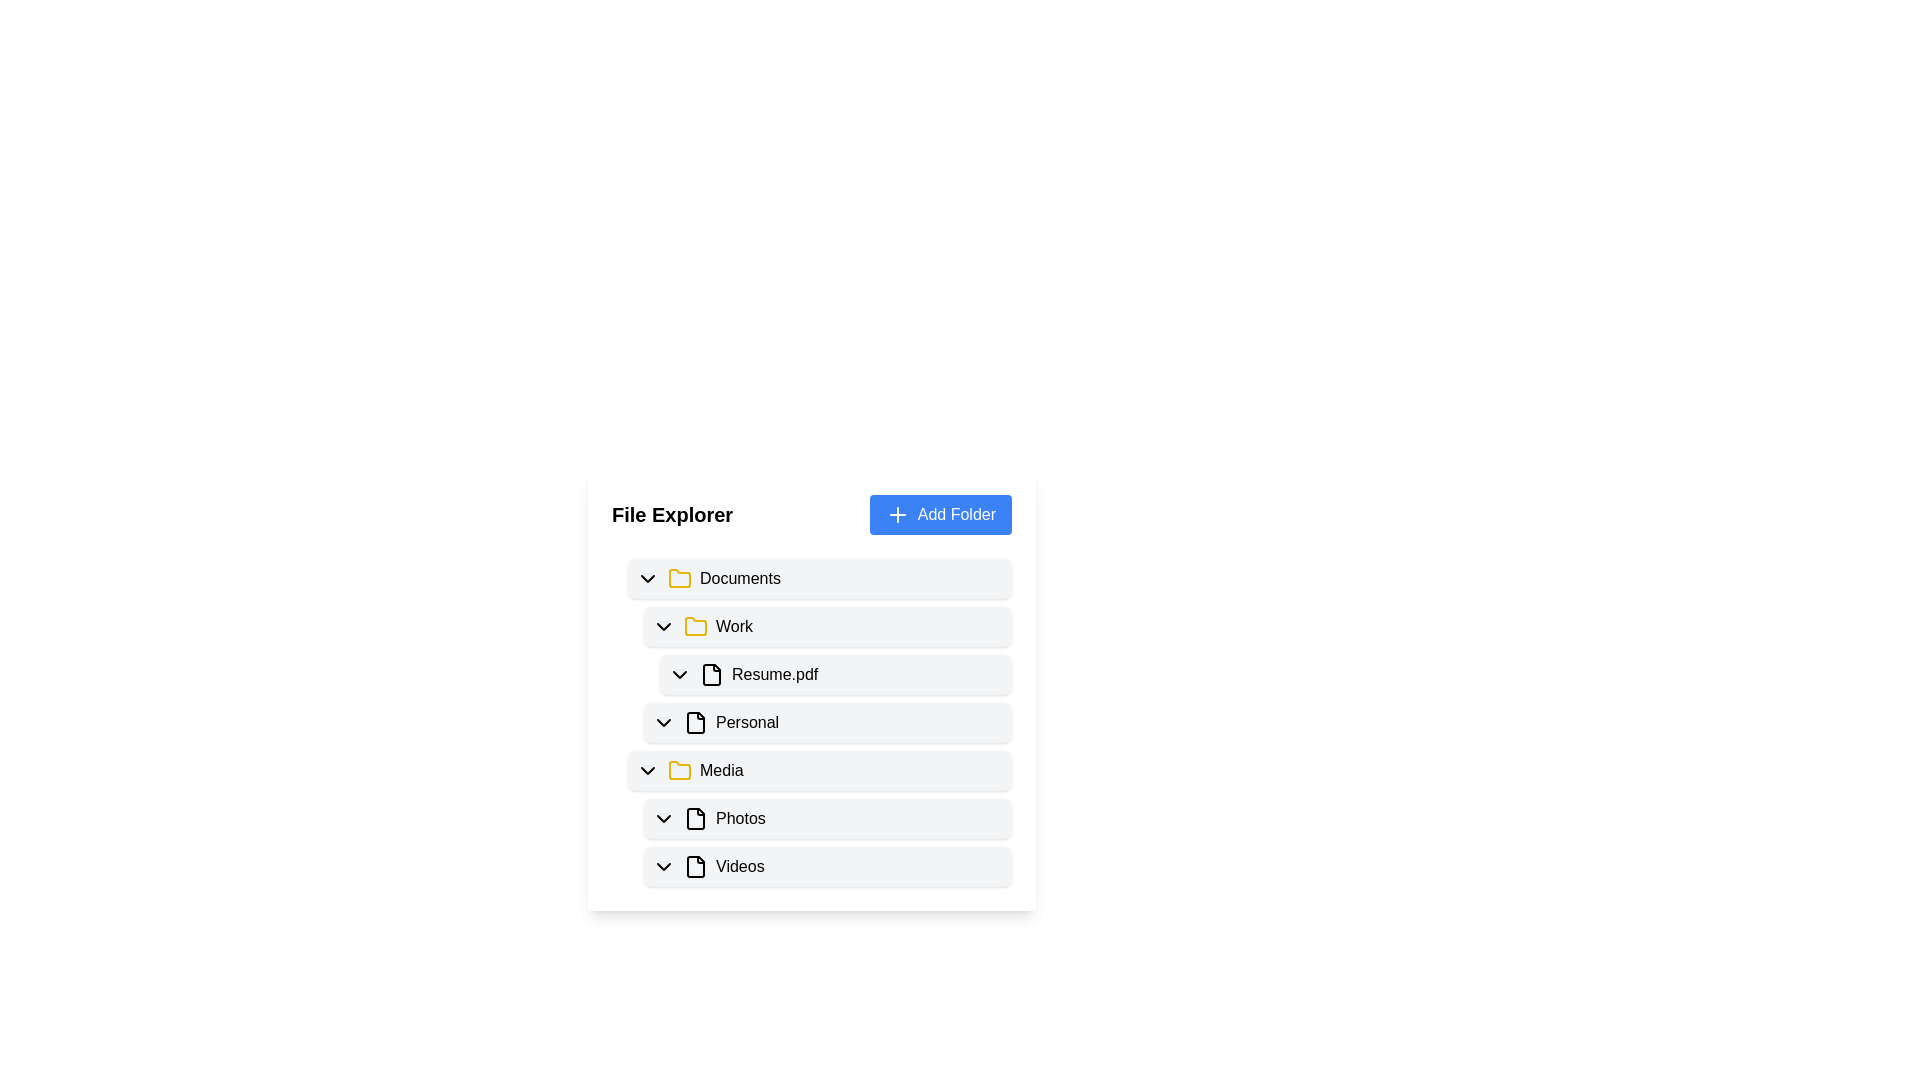 This screenshot has height=1080, width=1920. I want to click on the 'Personal' folder in the File Explorer, so click(811, 717).